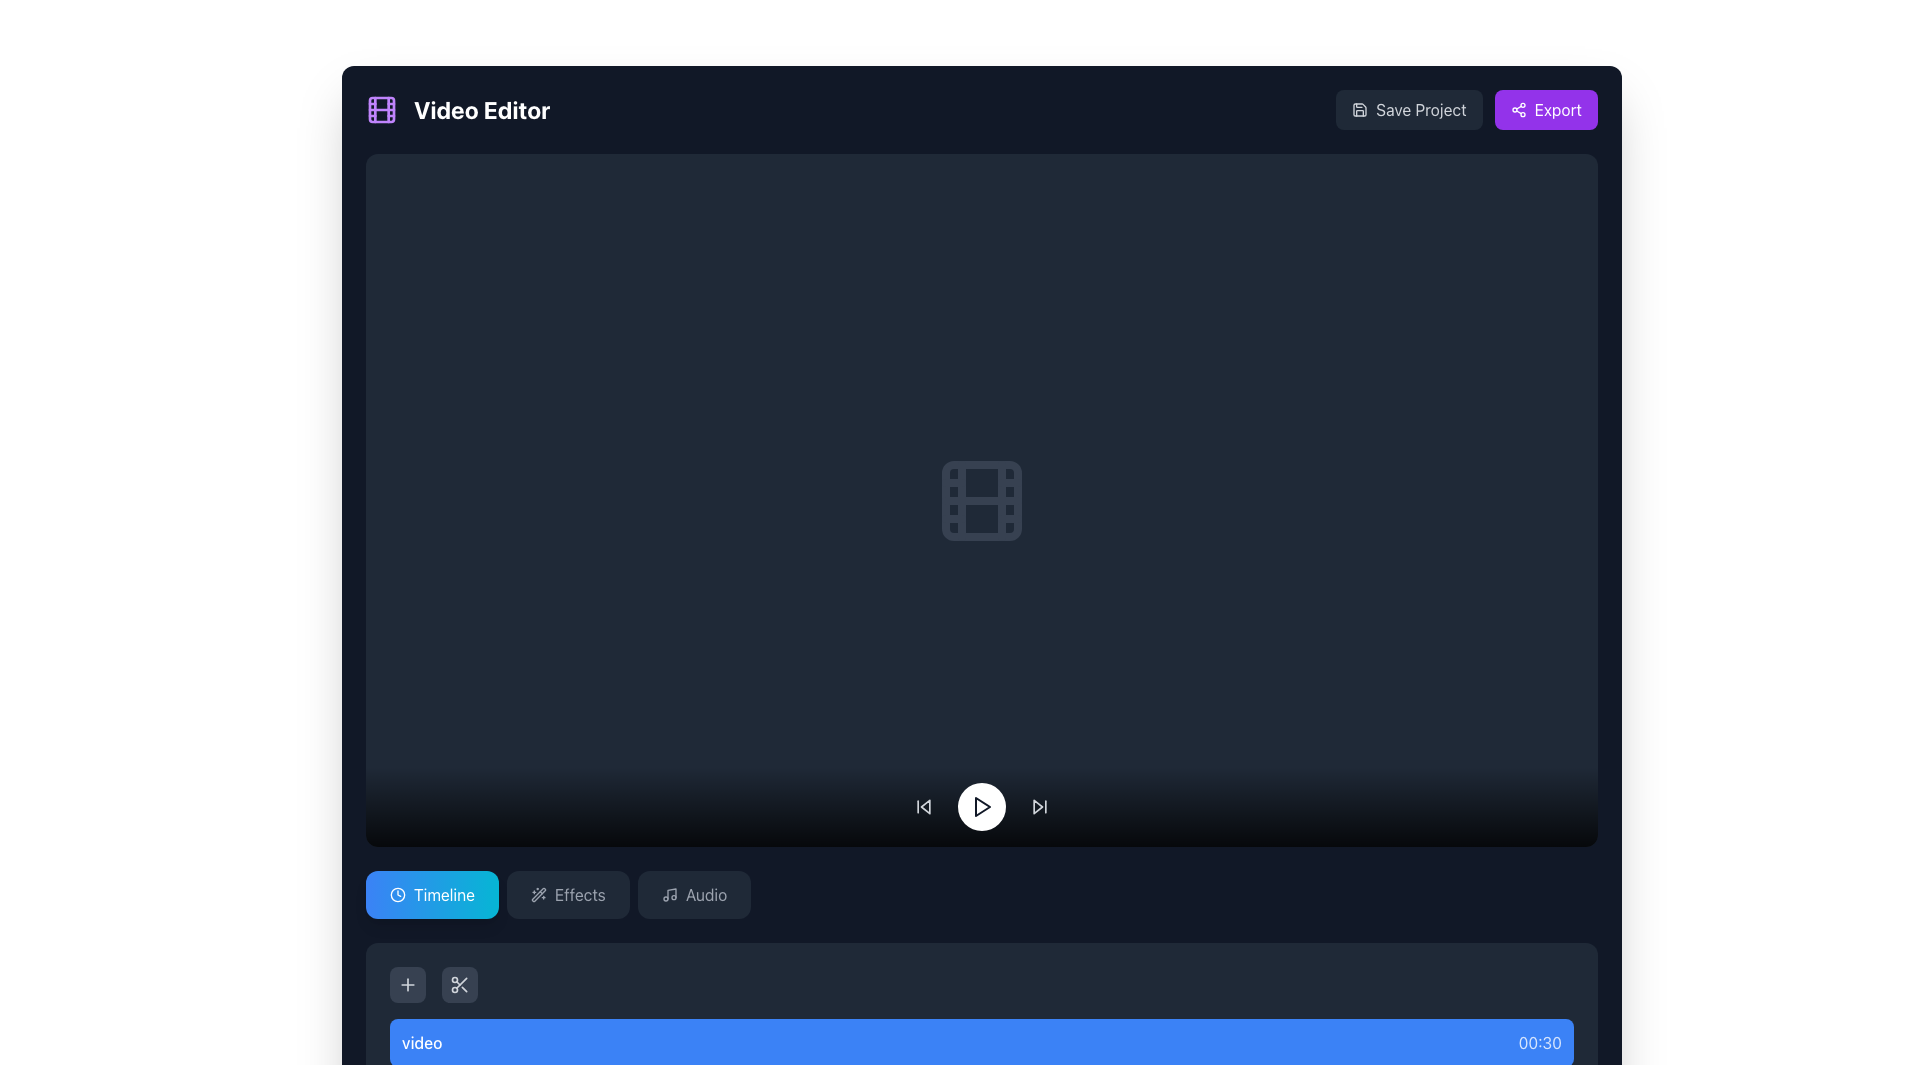 The height and width of the screenshot is (1080, 1920). Describe the element at coordinates (538, 893) in the screenshot. I see `the wand icon with sparkles located within the 'Effects' button on the horizontal navigation bar under the video editor interface` at that location.